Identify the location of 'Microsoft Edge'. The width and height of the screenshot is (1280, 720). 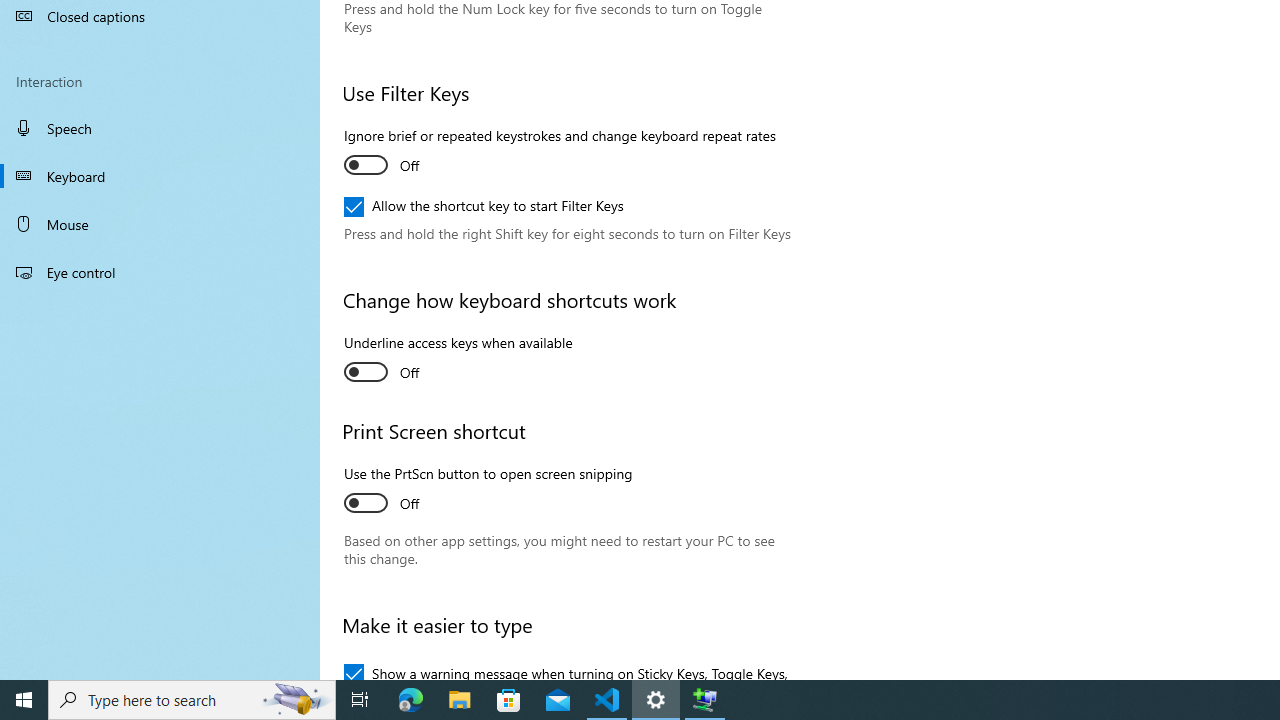
(410, 698).